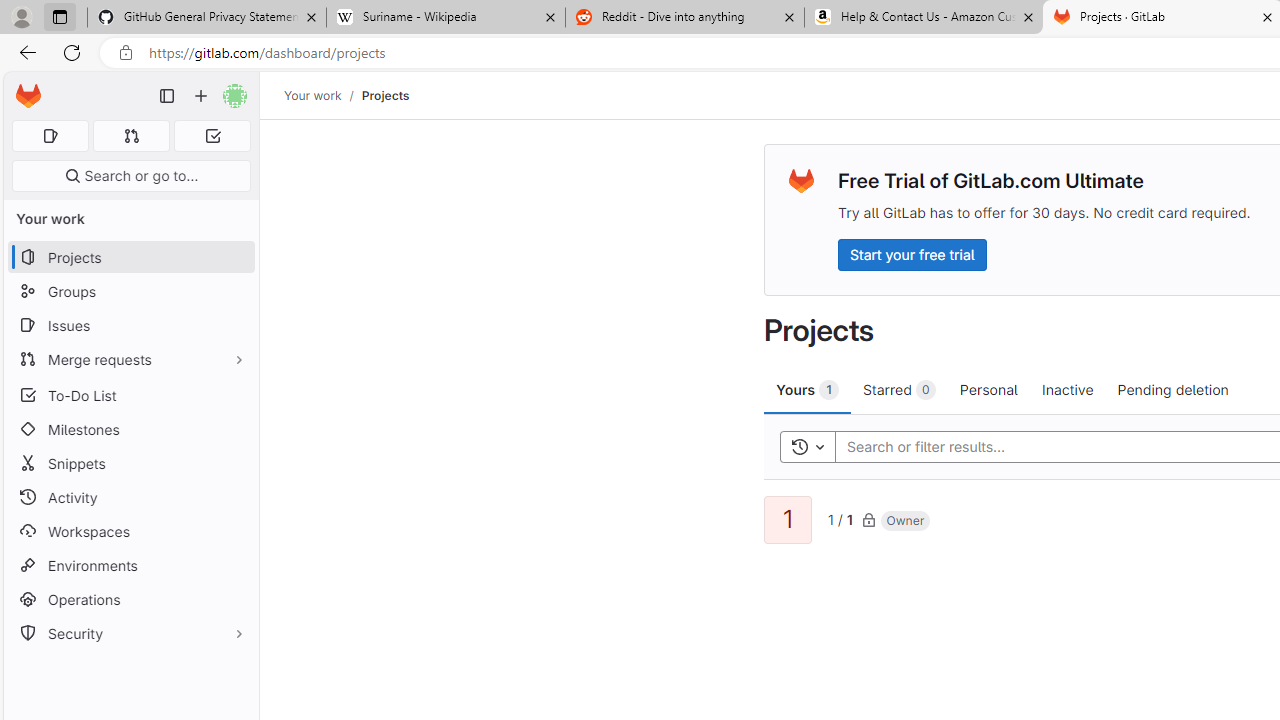  What do you see at coordinates (201, 96) in the screenshot?
I see `'Create new...'` at bounding box center [201, 96].